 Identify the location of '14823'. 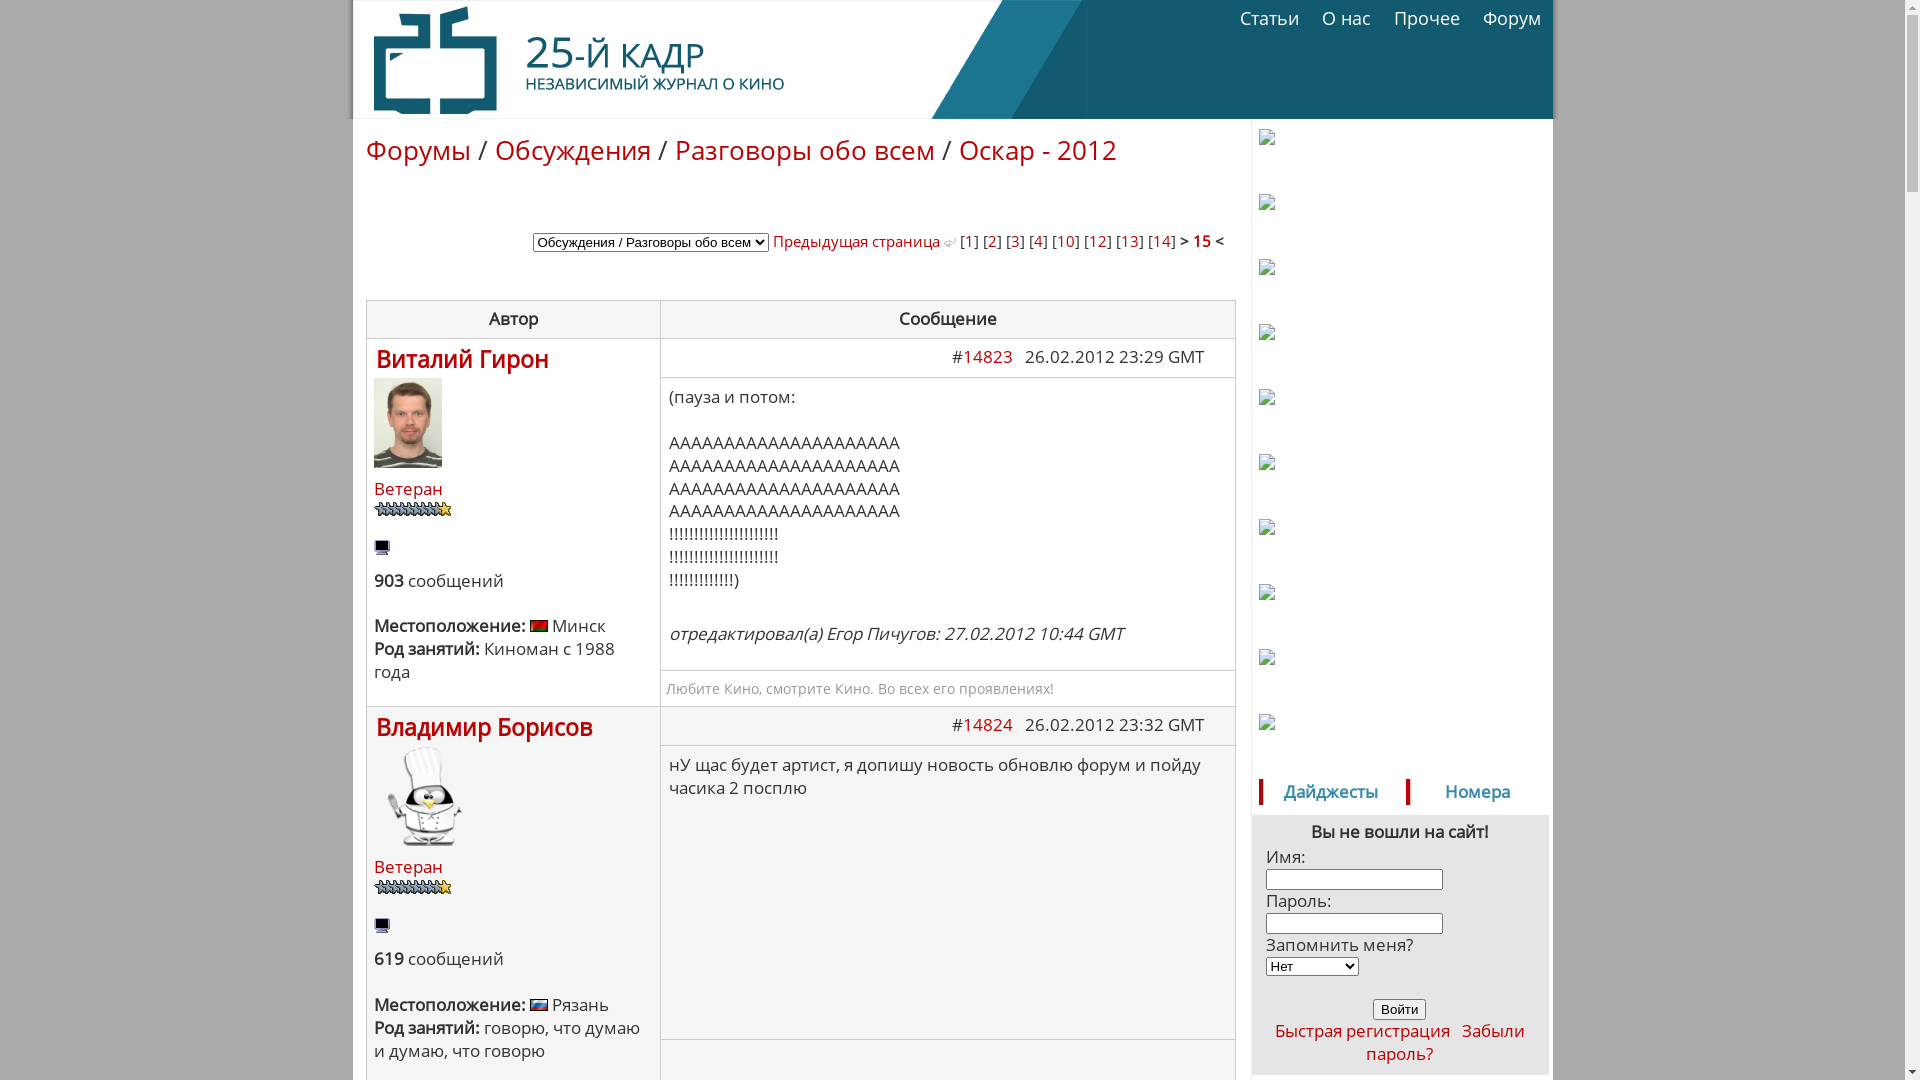
(987, 355).